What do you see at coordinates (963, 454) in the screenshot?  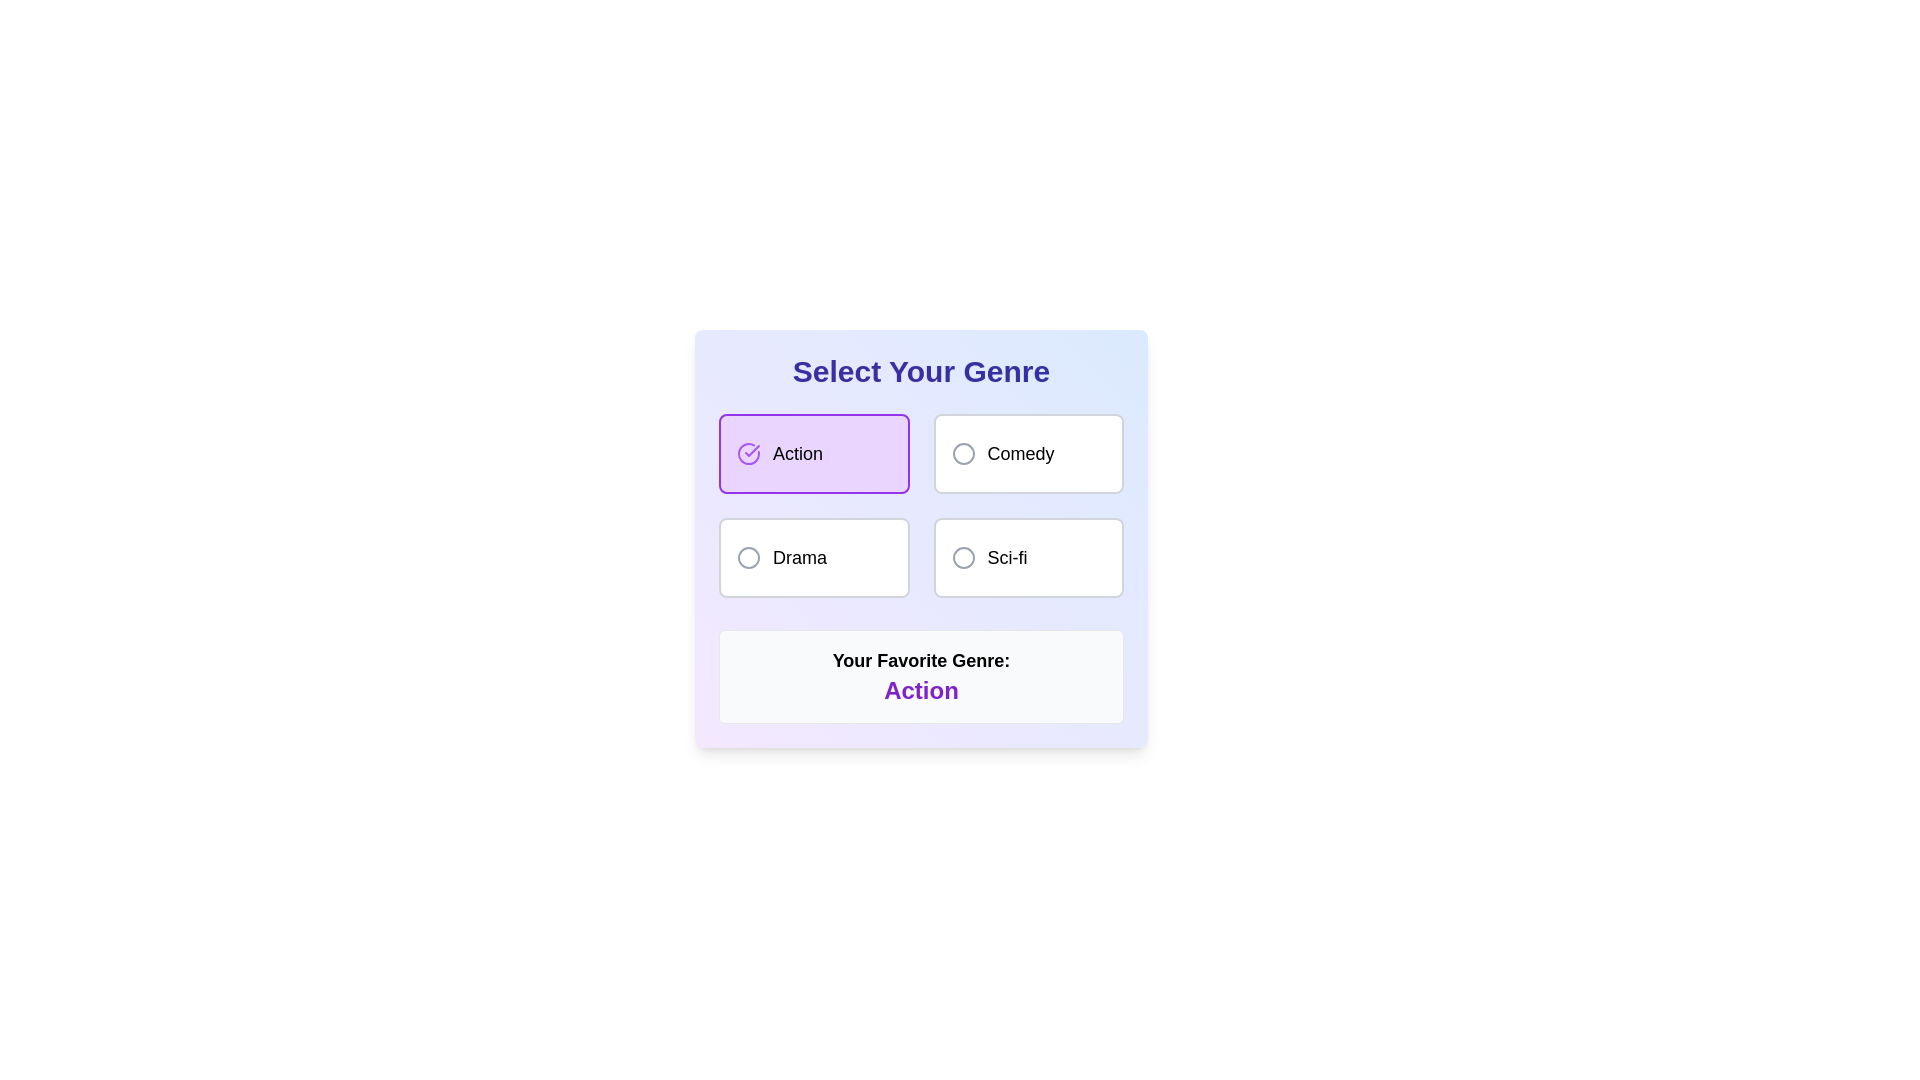 I see `the circular outline of the 'Comedy' radio selection option` at bounding box center [963, 454].